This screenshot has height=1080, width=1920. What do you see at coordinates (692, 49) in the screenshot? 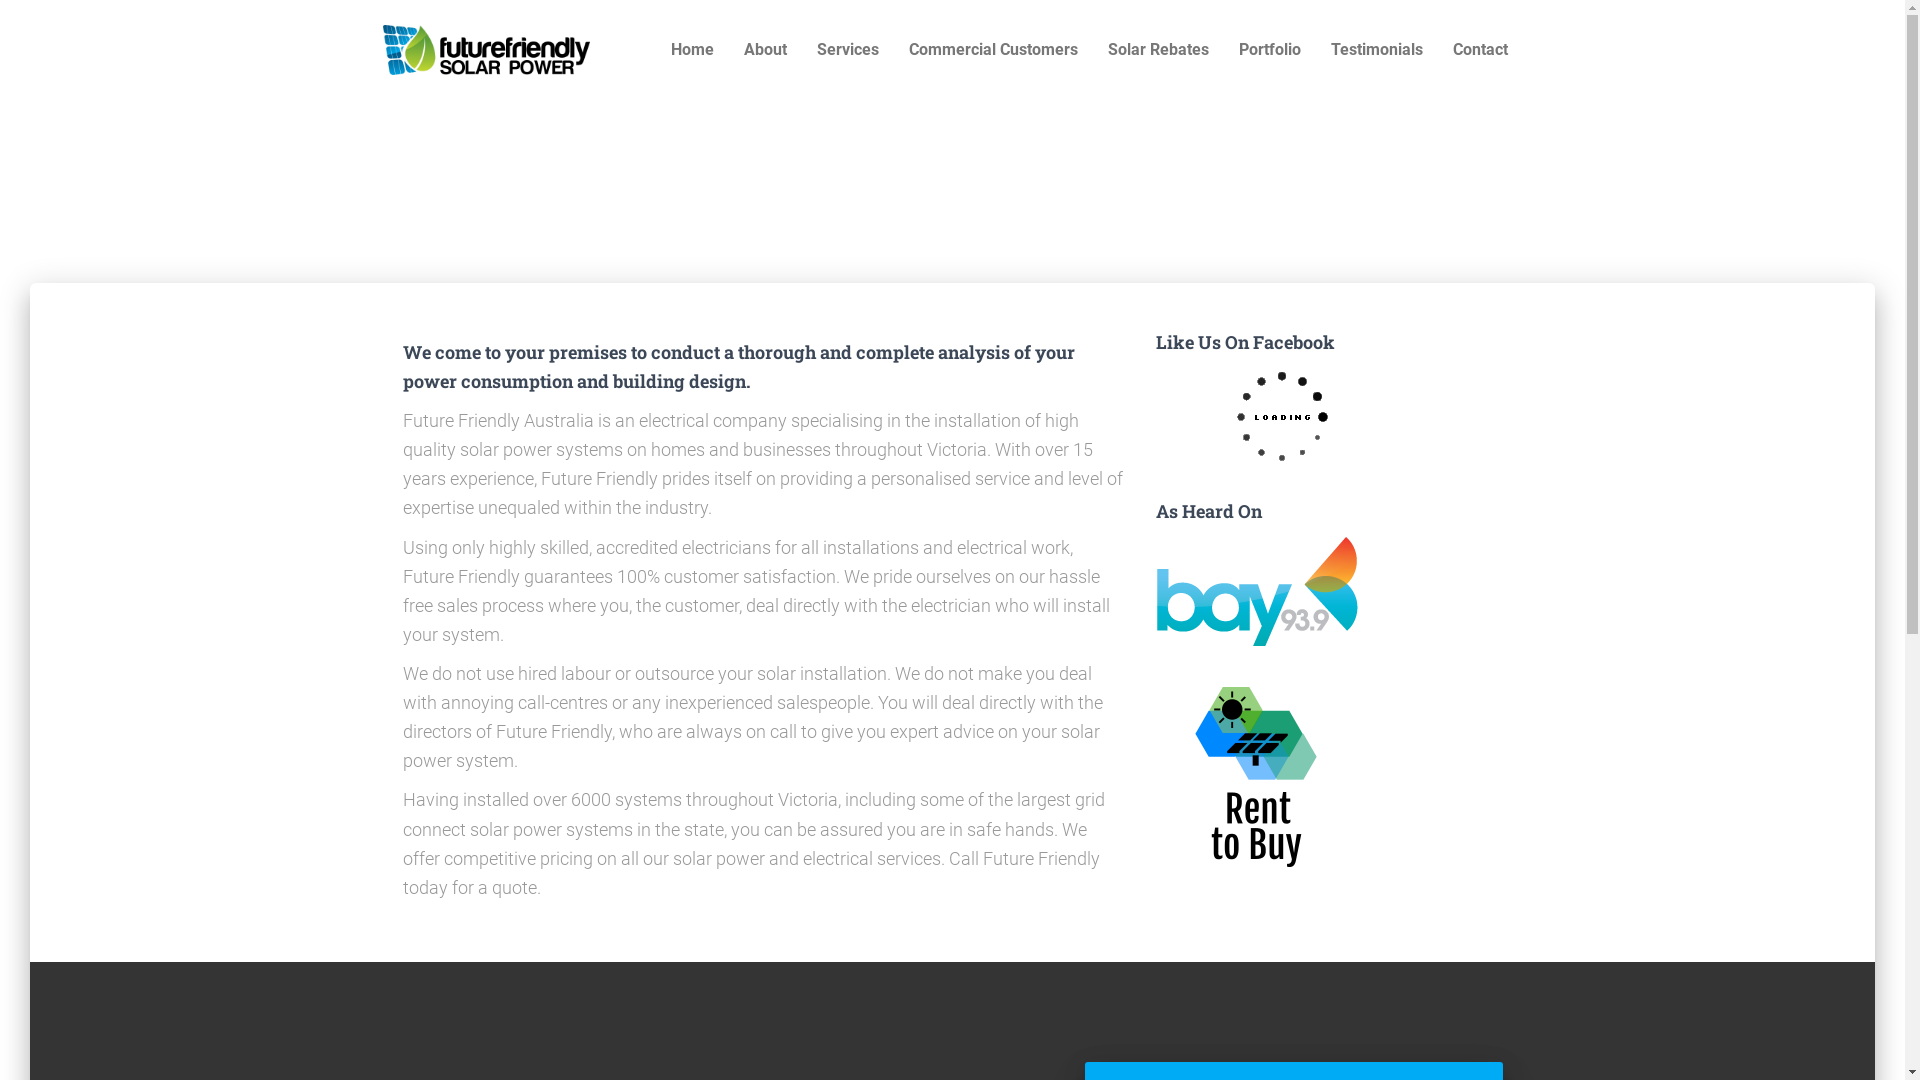
I see `'Home'` at bounding box center [692, 49].